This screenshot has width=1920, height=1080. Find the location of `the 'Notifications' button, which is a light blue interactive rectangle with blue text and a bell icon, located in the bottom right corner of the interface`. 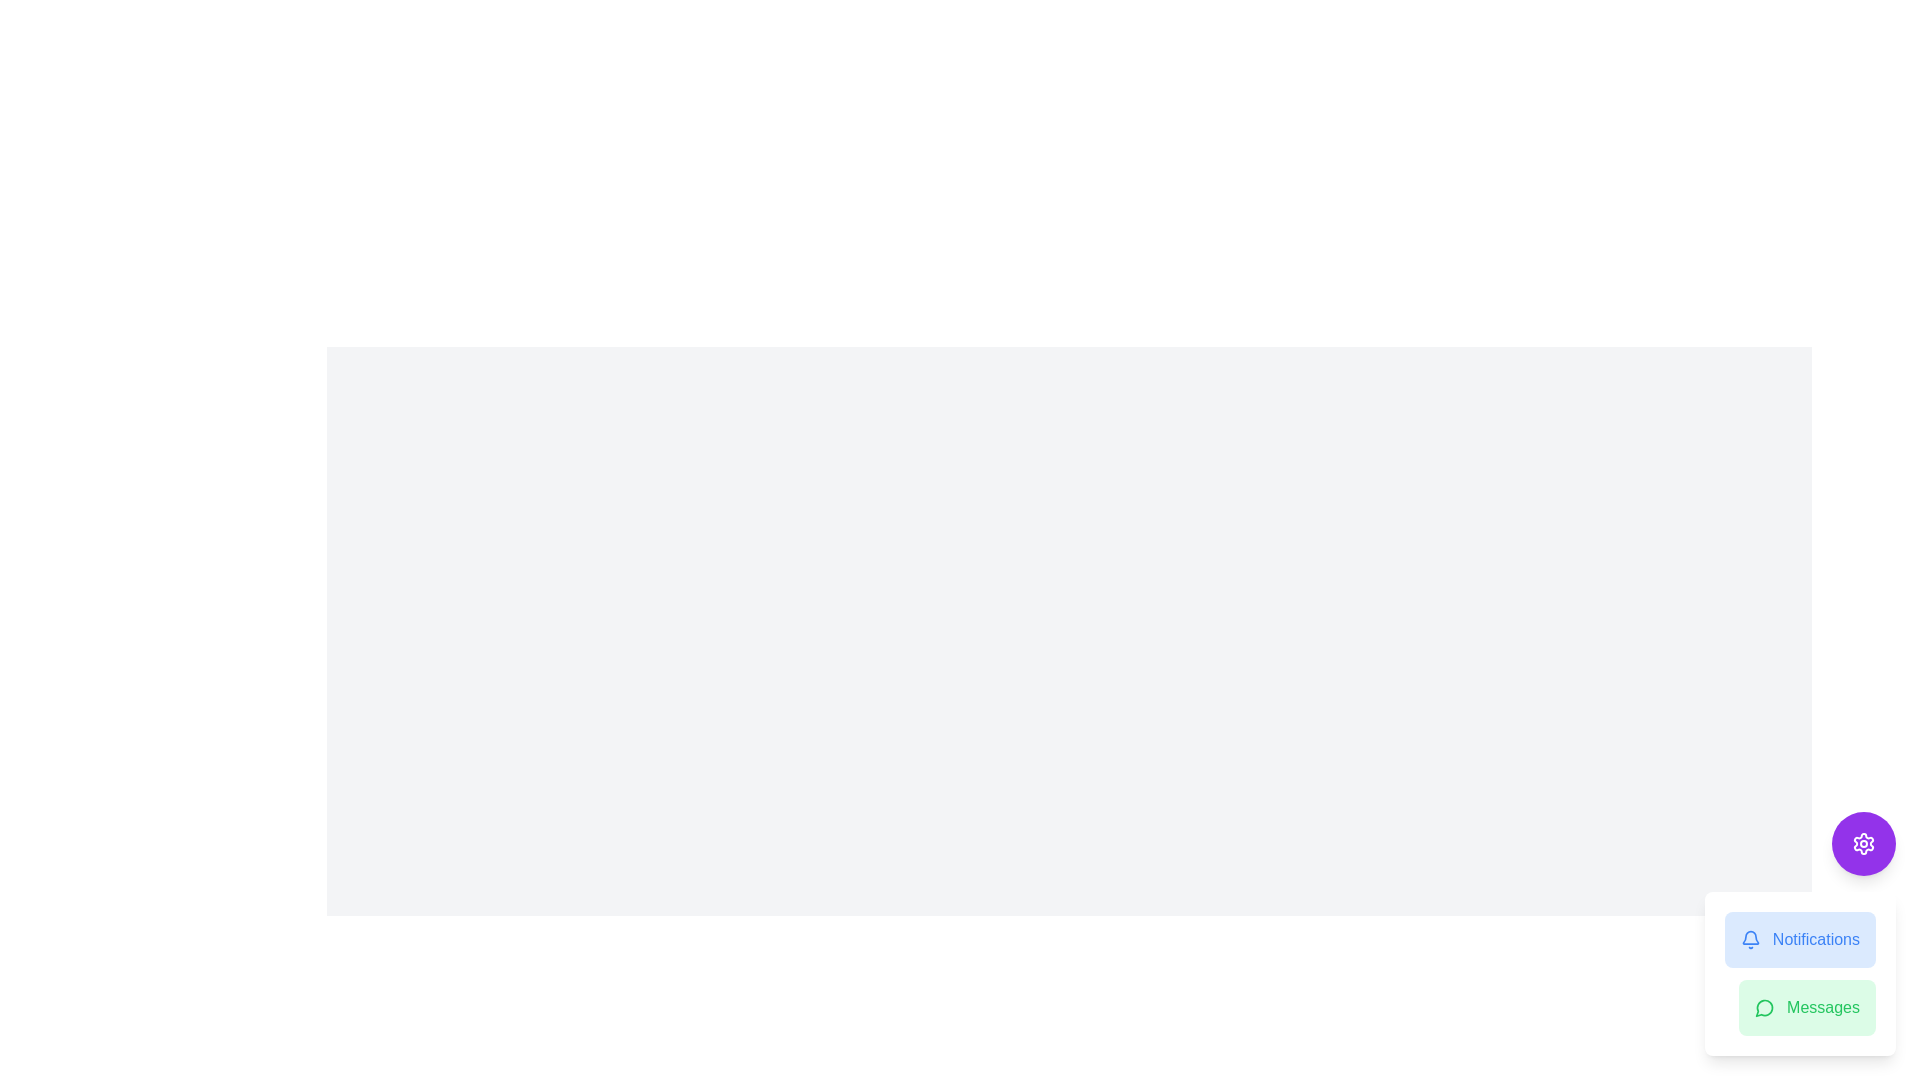

the 'Notifications' button, which is a light blue interactive rectangle with blue text and a bell icon, located in the bottom right corner of the interface is located at coordinates (1800, 933).